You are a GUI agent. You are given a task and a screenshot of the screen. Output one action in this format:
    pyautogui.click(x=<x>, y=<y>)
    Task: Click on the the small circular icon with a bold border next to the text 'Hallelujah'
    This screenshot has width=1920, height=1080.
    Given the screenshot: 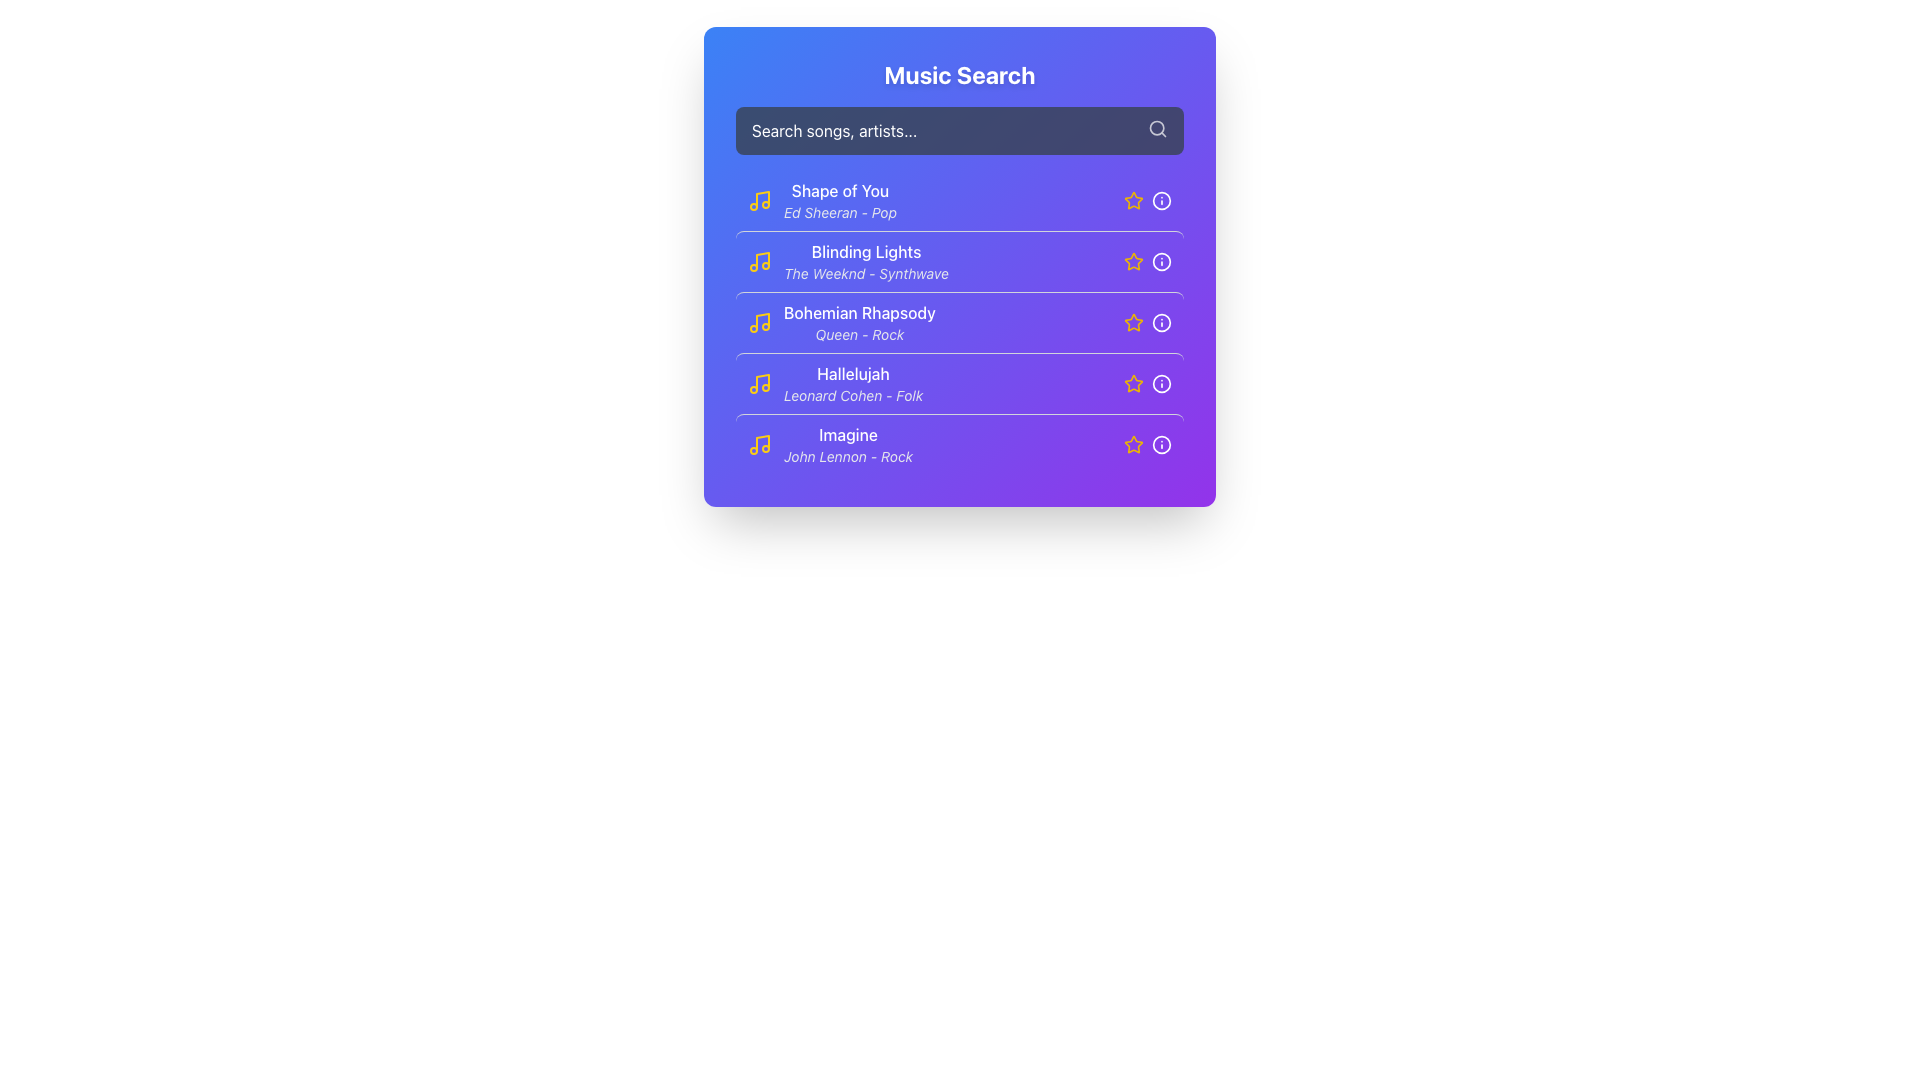 What is the action you would take?
    pyautogui.click(x=1161, y=384)
    